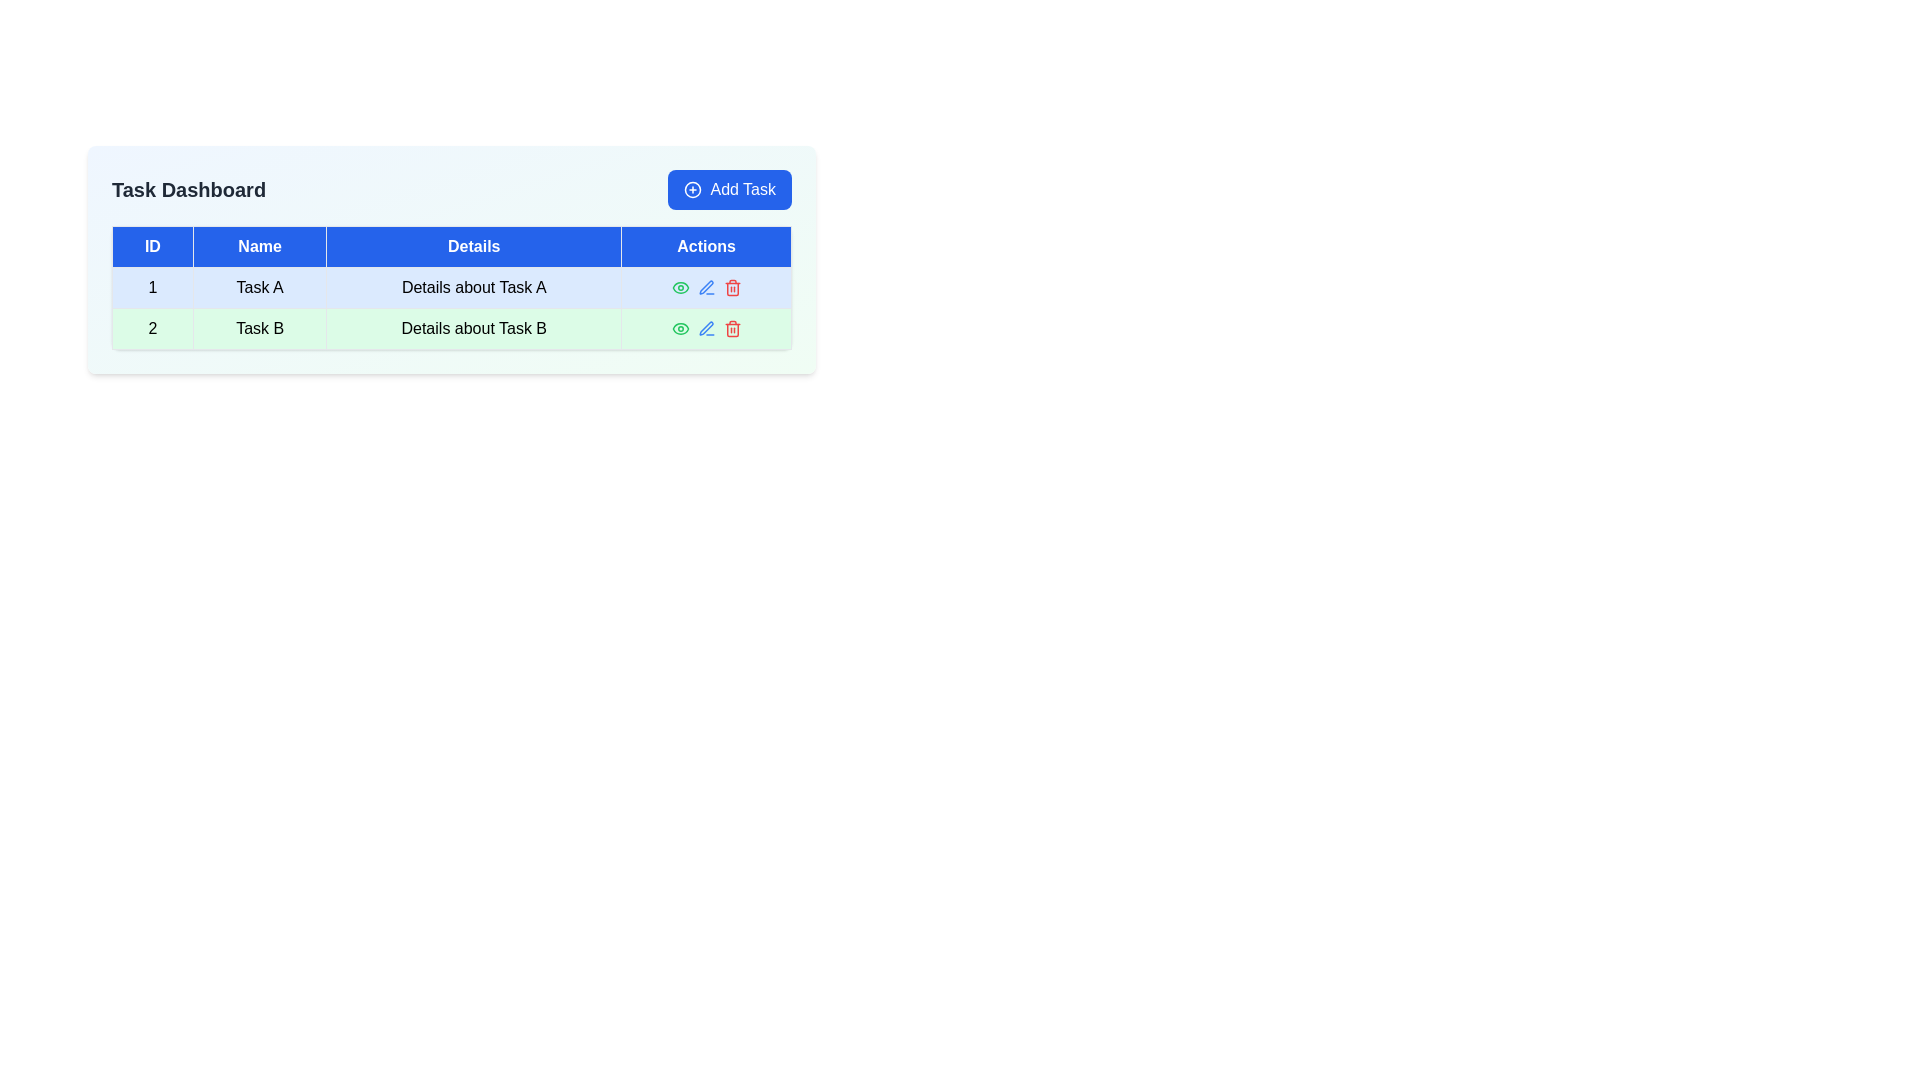  I want to click on the blue pen icon in the actions column of the second row of the table, so click(706, 327).